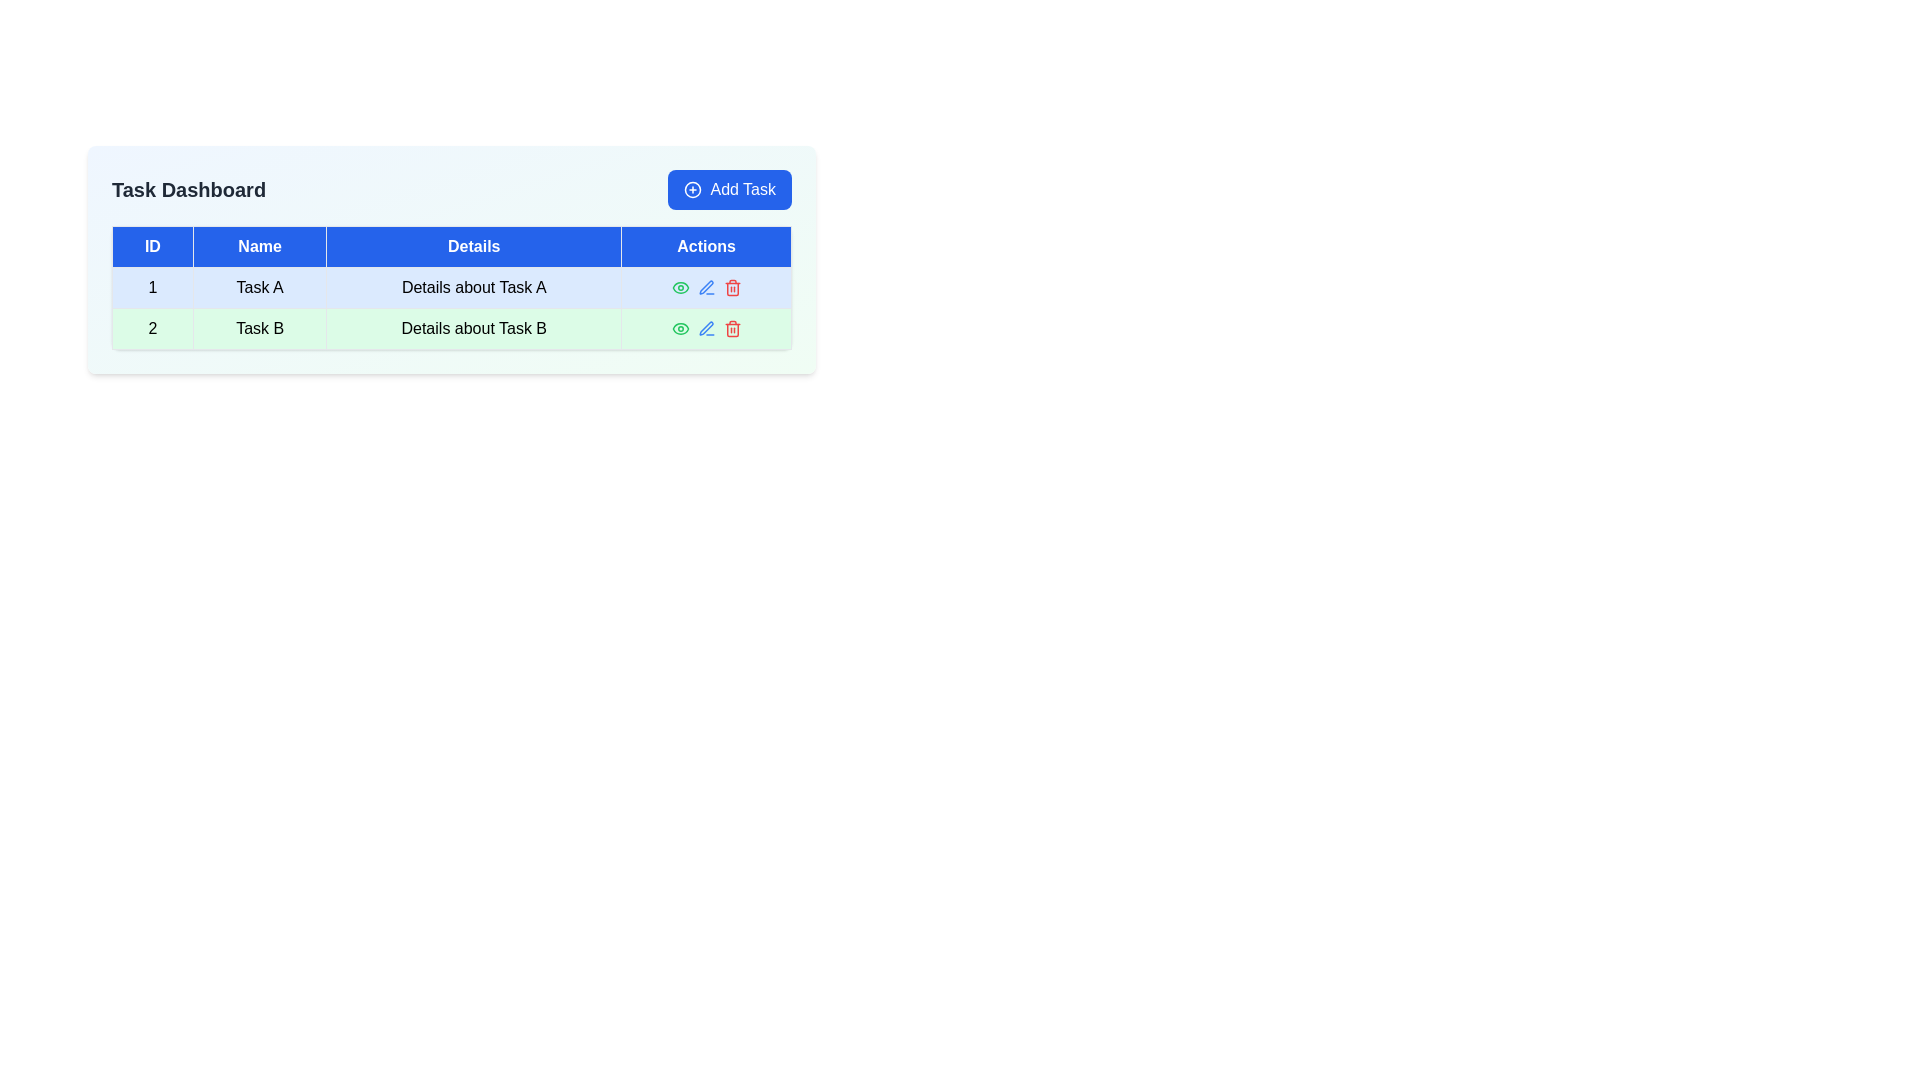  I want to click on the blue pen icon in the actions column of the second row of the table, so click(706, 327).